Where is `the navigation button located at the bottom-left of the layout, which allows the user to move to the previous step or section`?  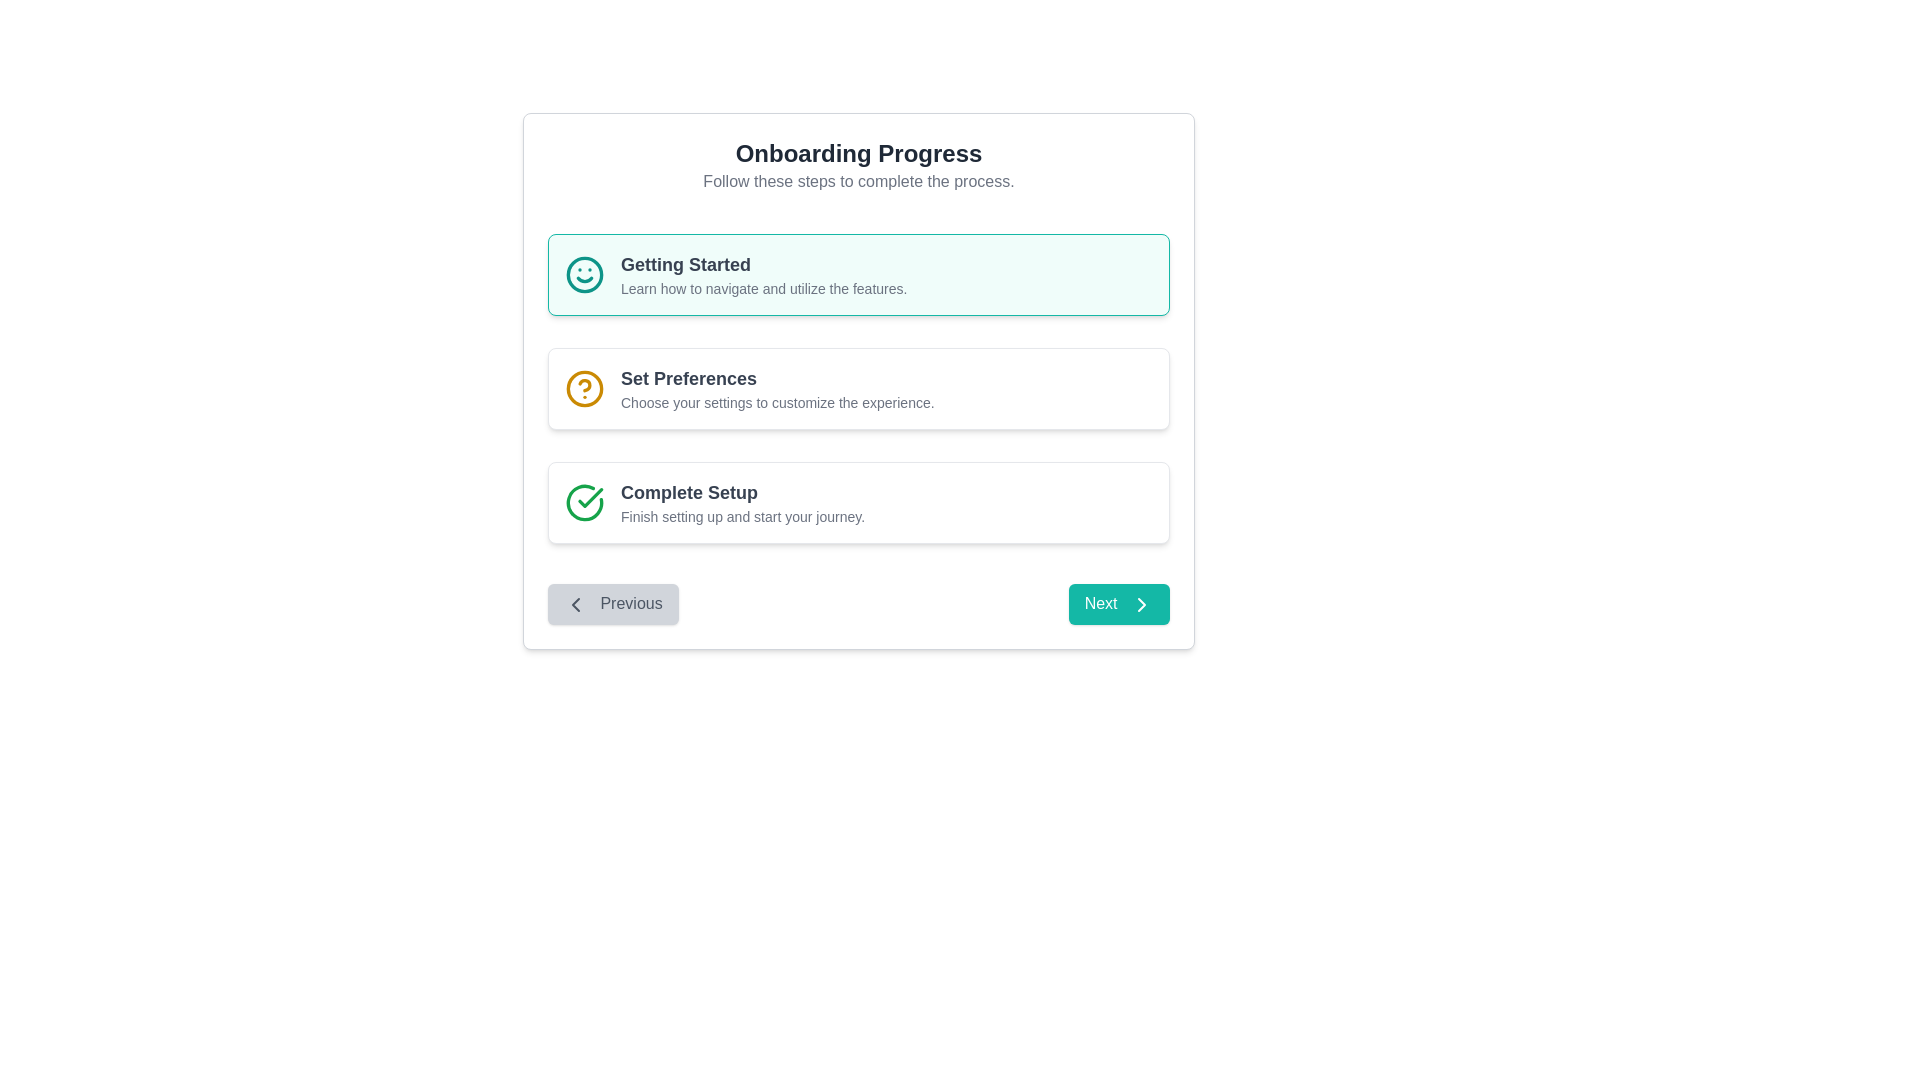 the navigation button located at the bottom-left of the layout, which allows the user to move to the previous step or section is located at coordinates (612, 603).